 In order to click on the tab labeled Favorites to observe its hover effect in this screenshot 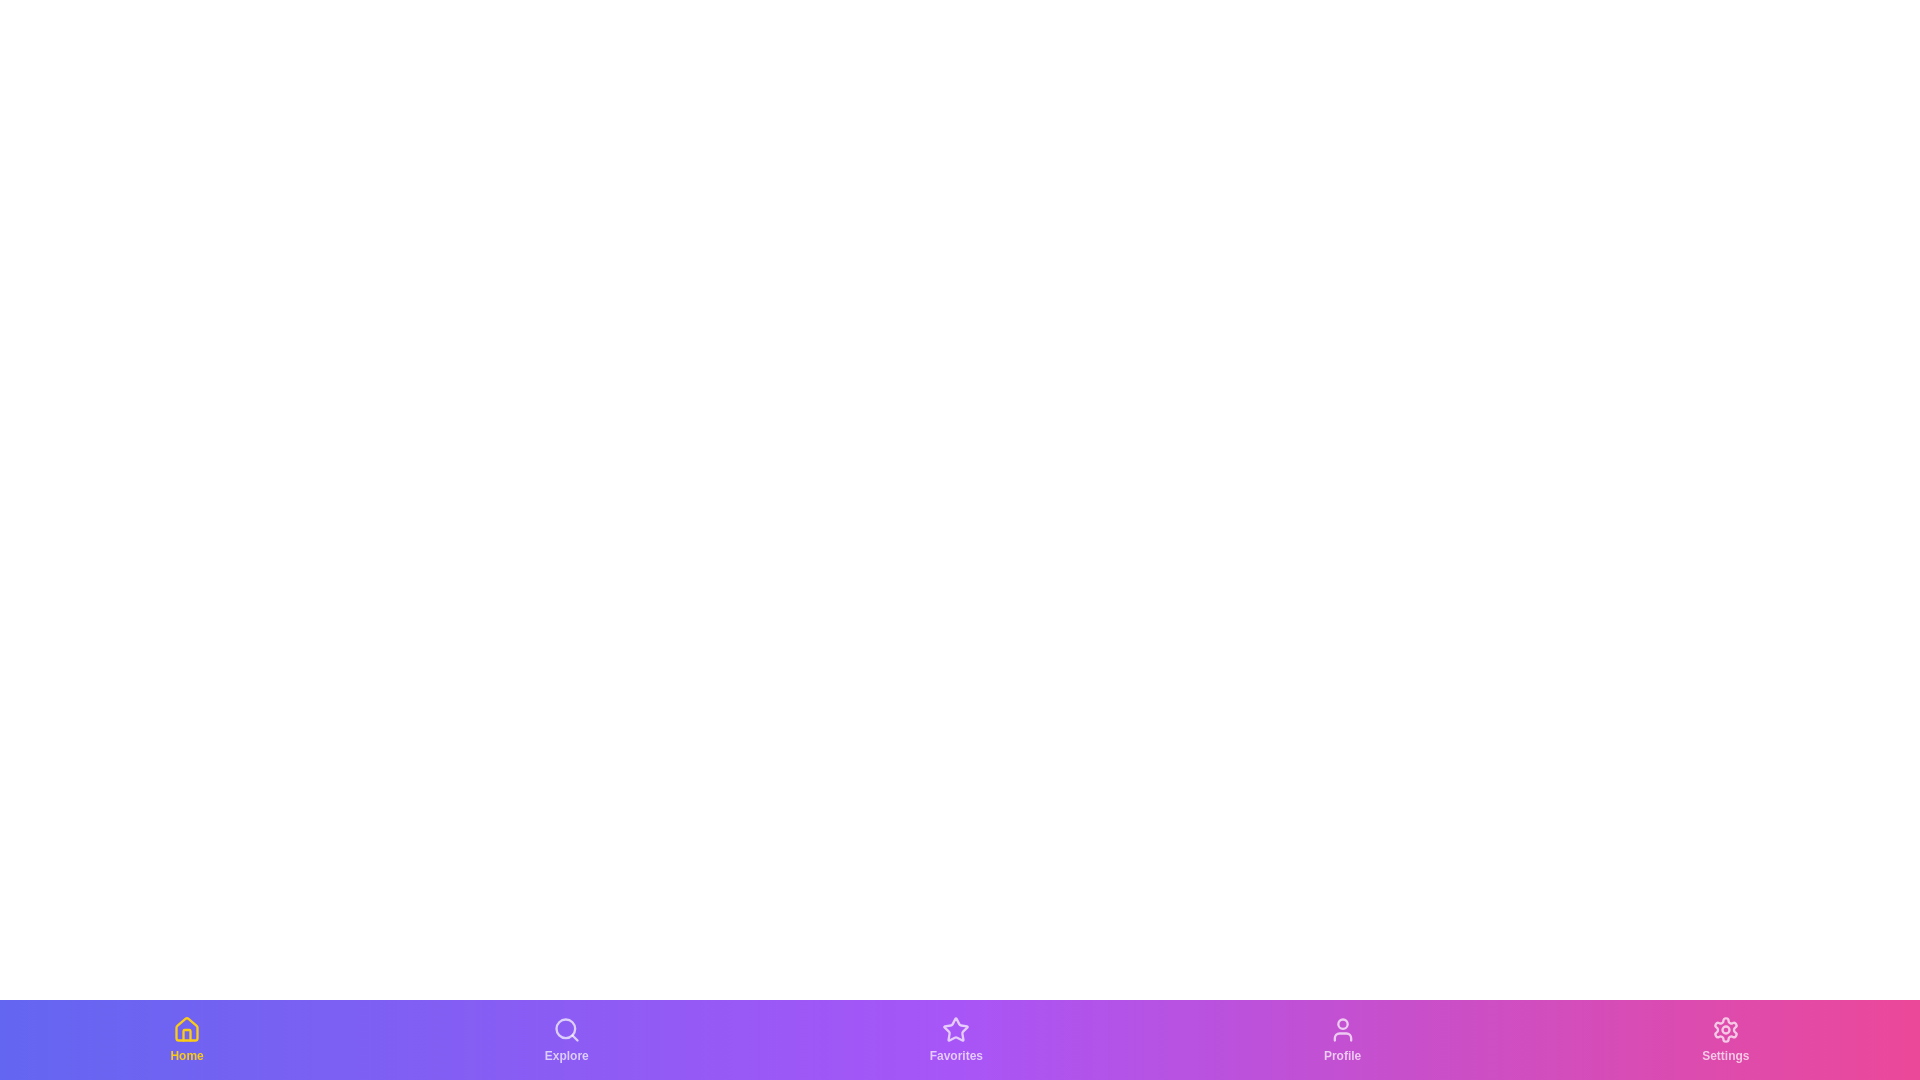, I will do `click(954, 1039)`.